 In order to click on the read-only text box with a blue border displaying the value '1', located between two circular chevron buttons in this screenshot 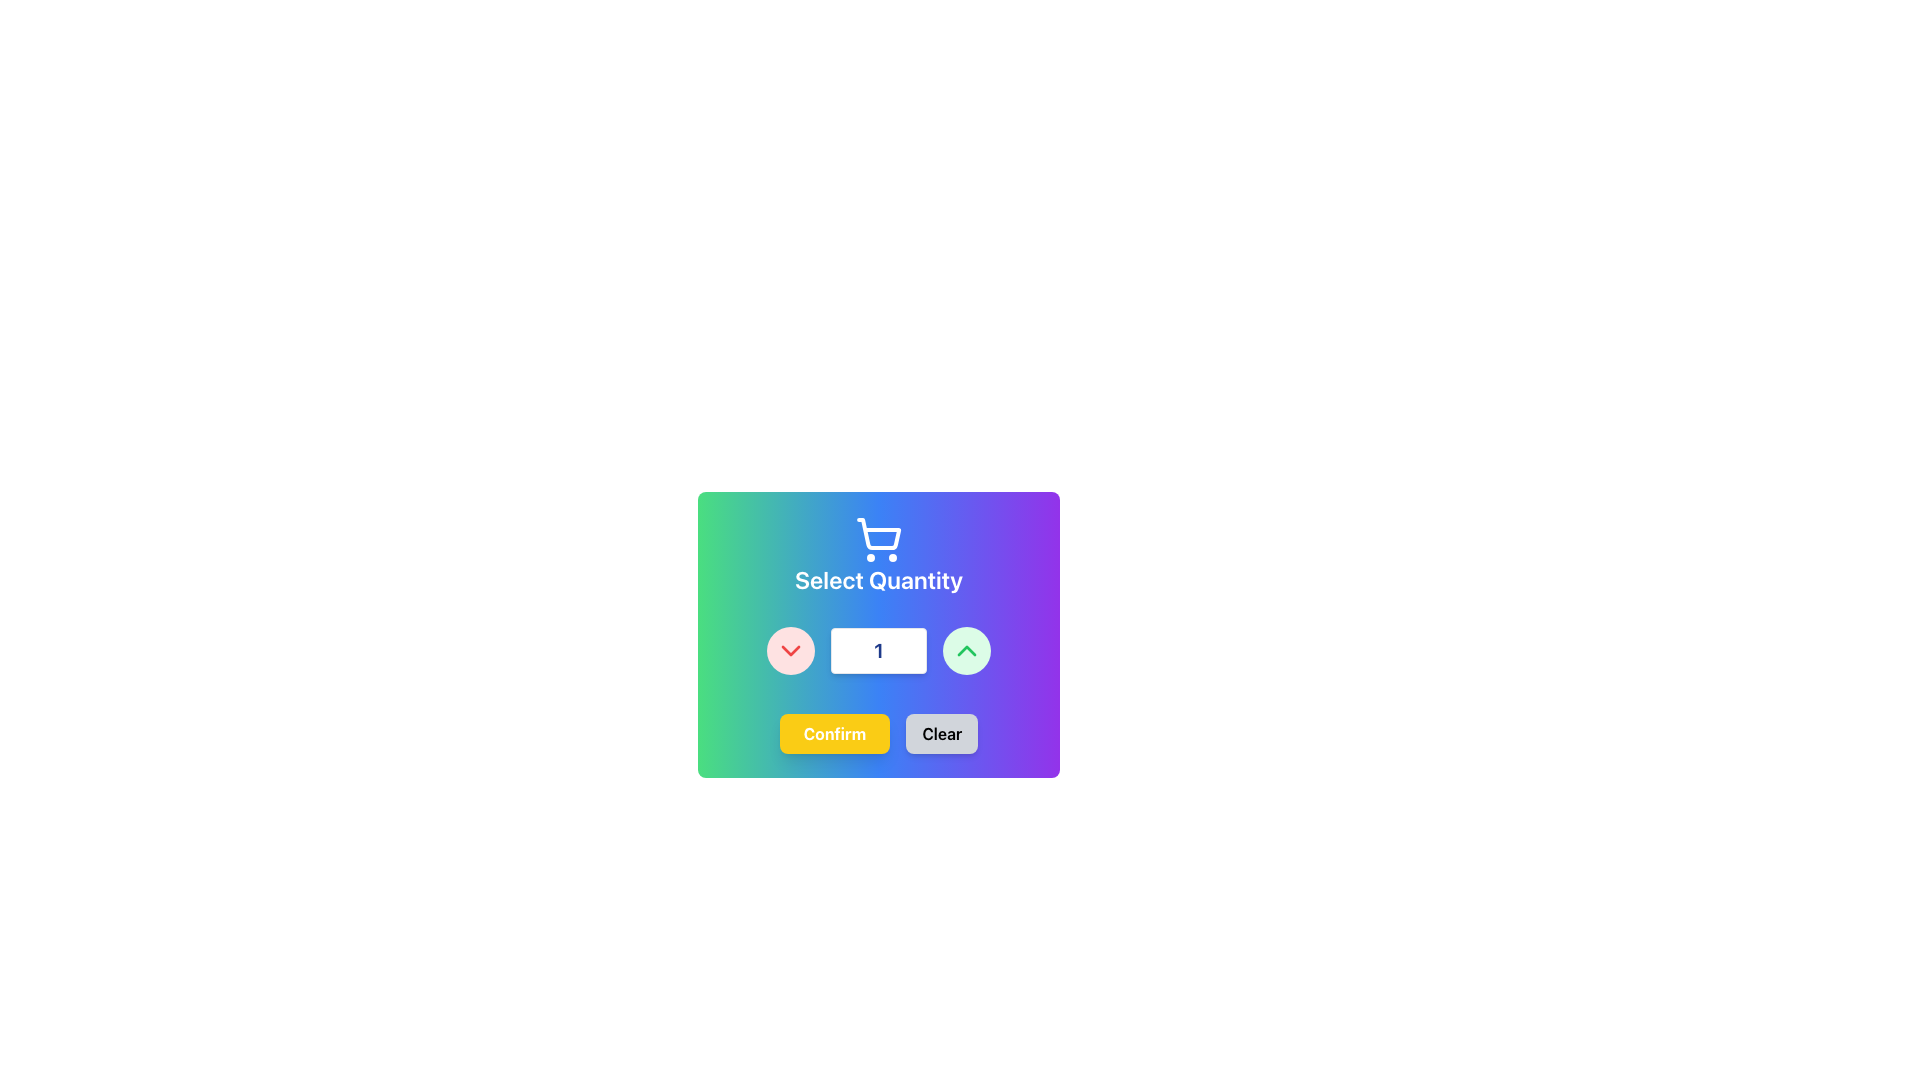, I will do `click(878, 651)`.